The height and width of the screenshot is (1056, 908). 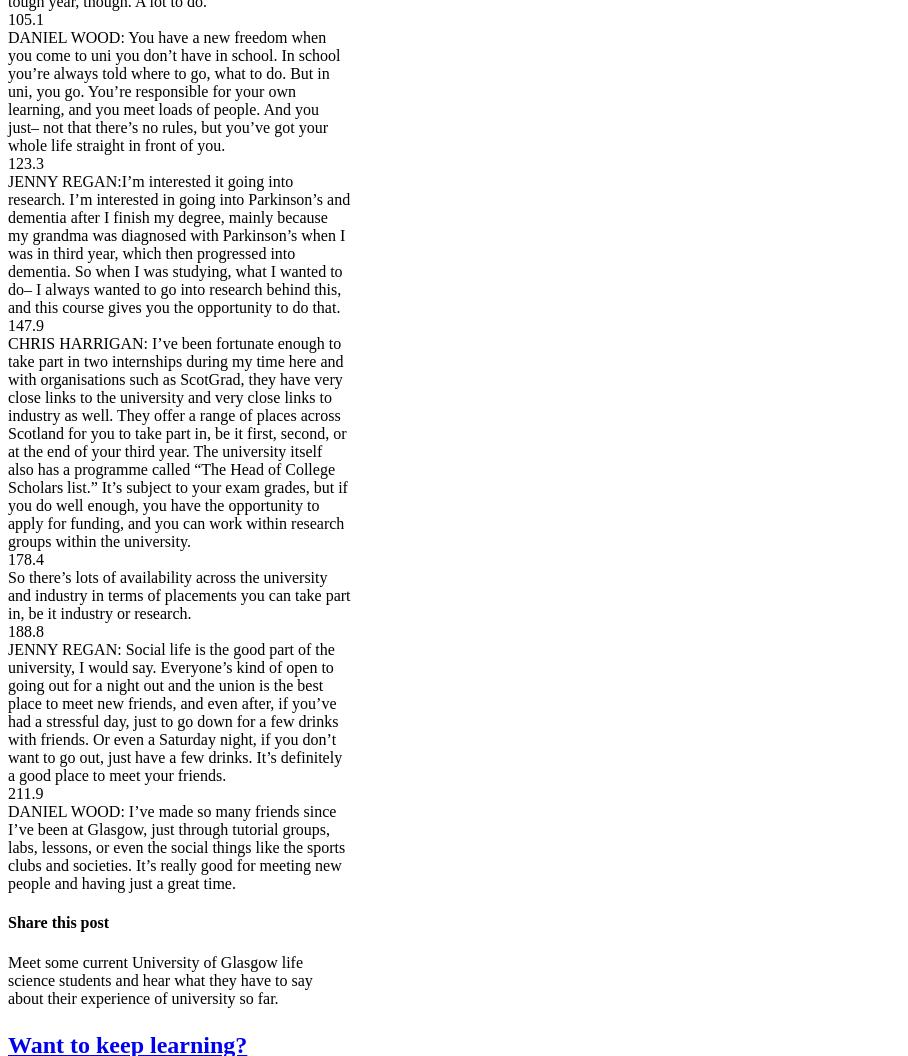 I want to click on '147.9', so click(x=24, y=325).